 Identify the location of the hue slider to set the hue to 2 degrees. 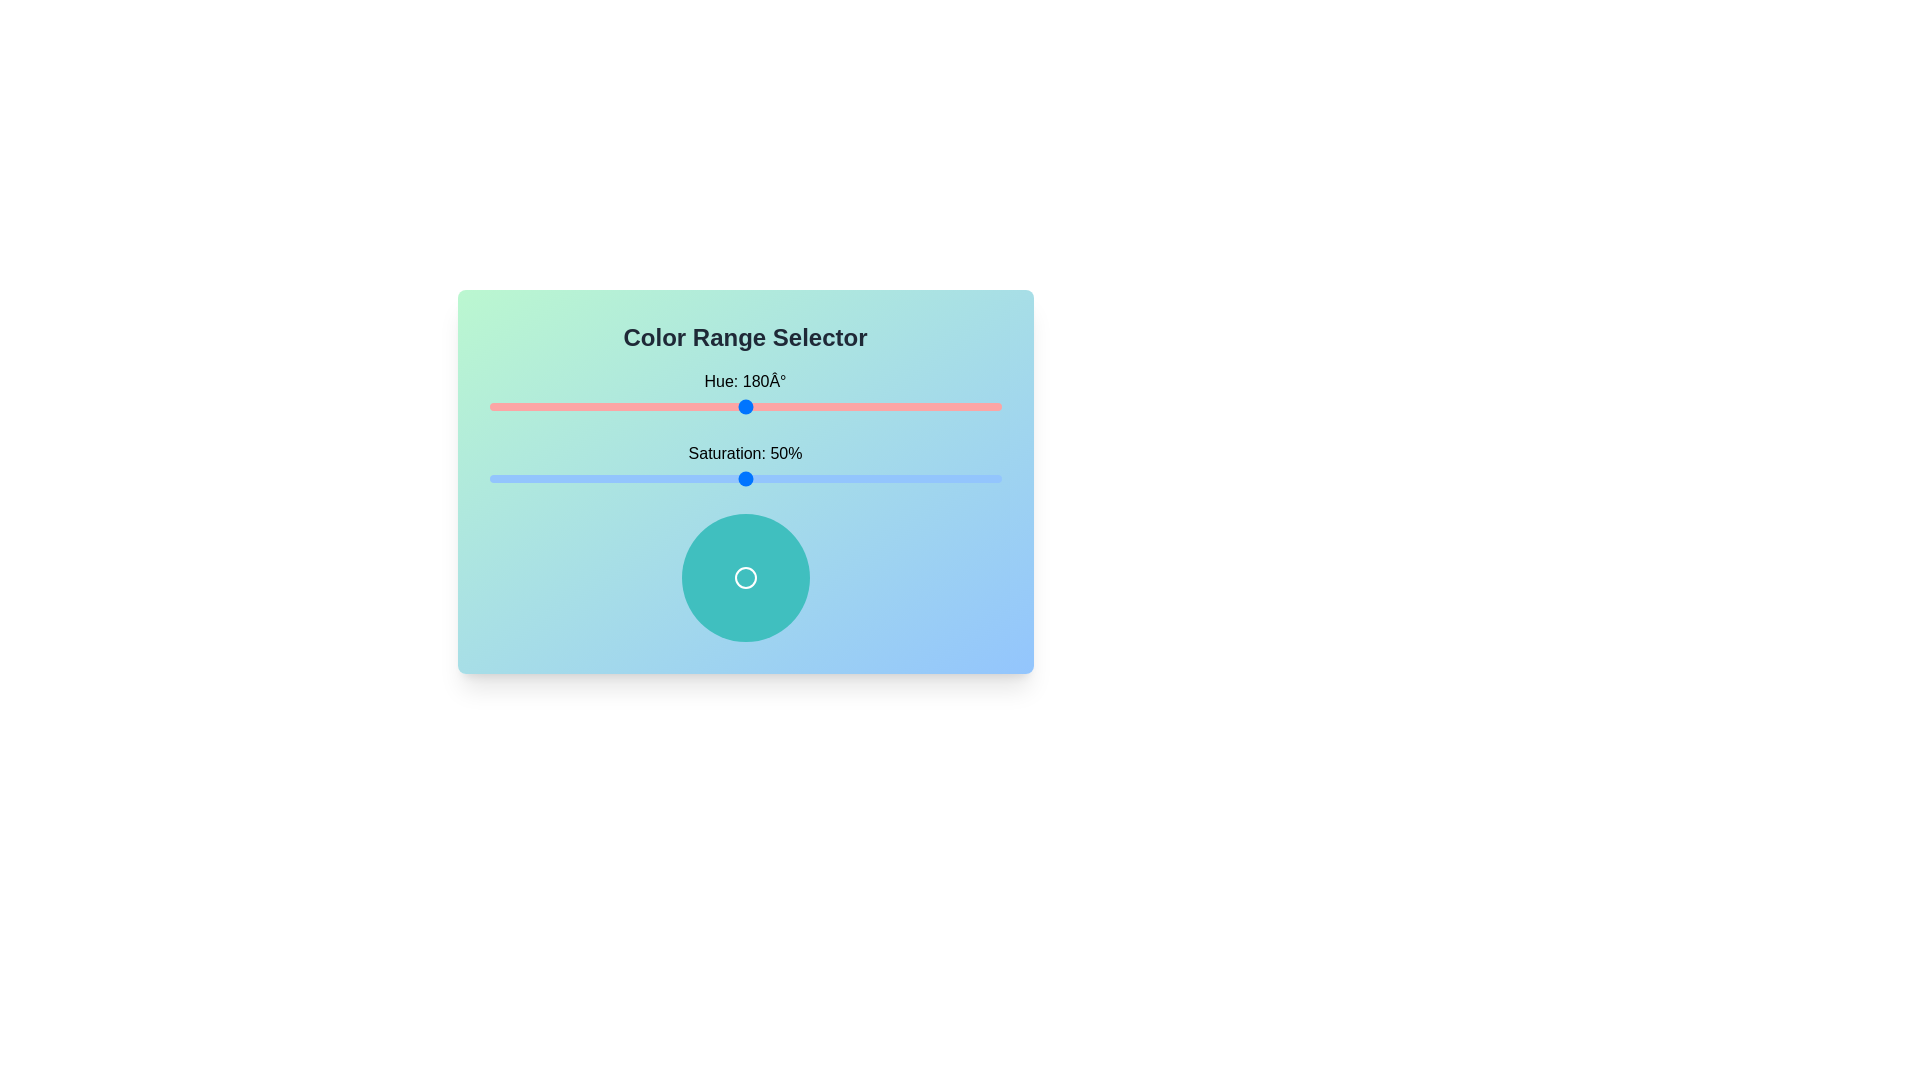
(492, 406).